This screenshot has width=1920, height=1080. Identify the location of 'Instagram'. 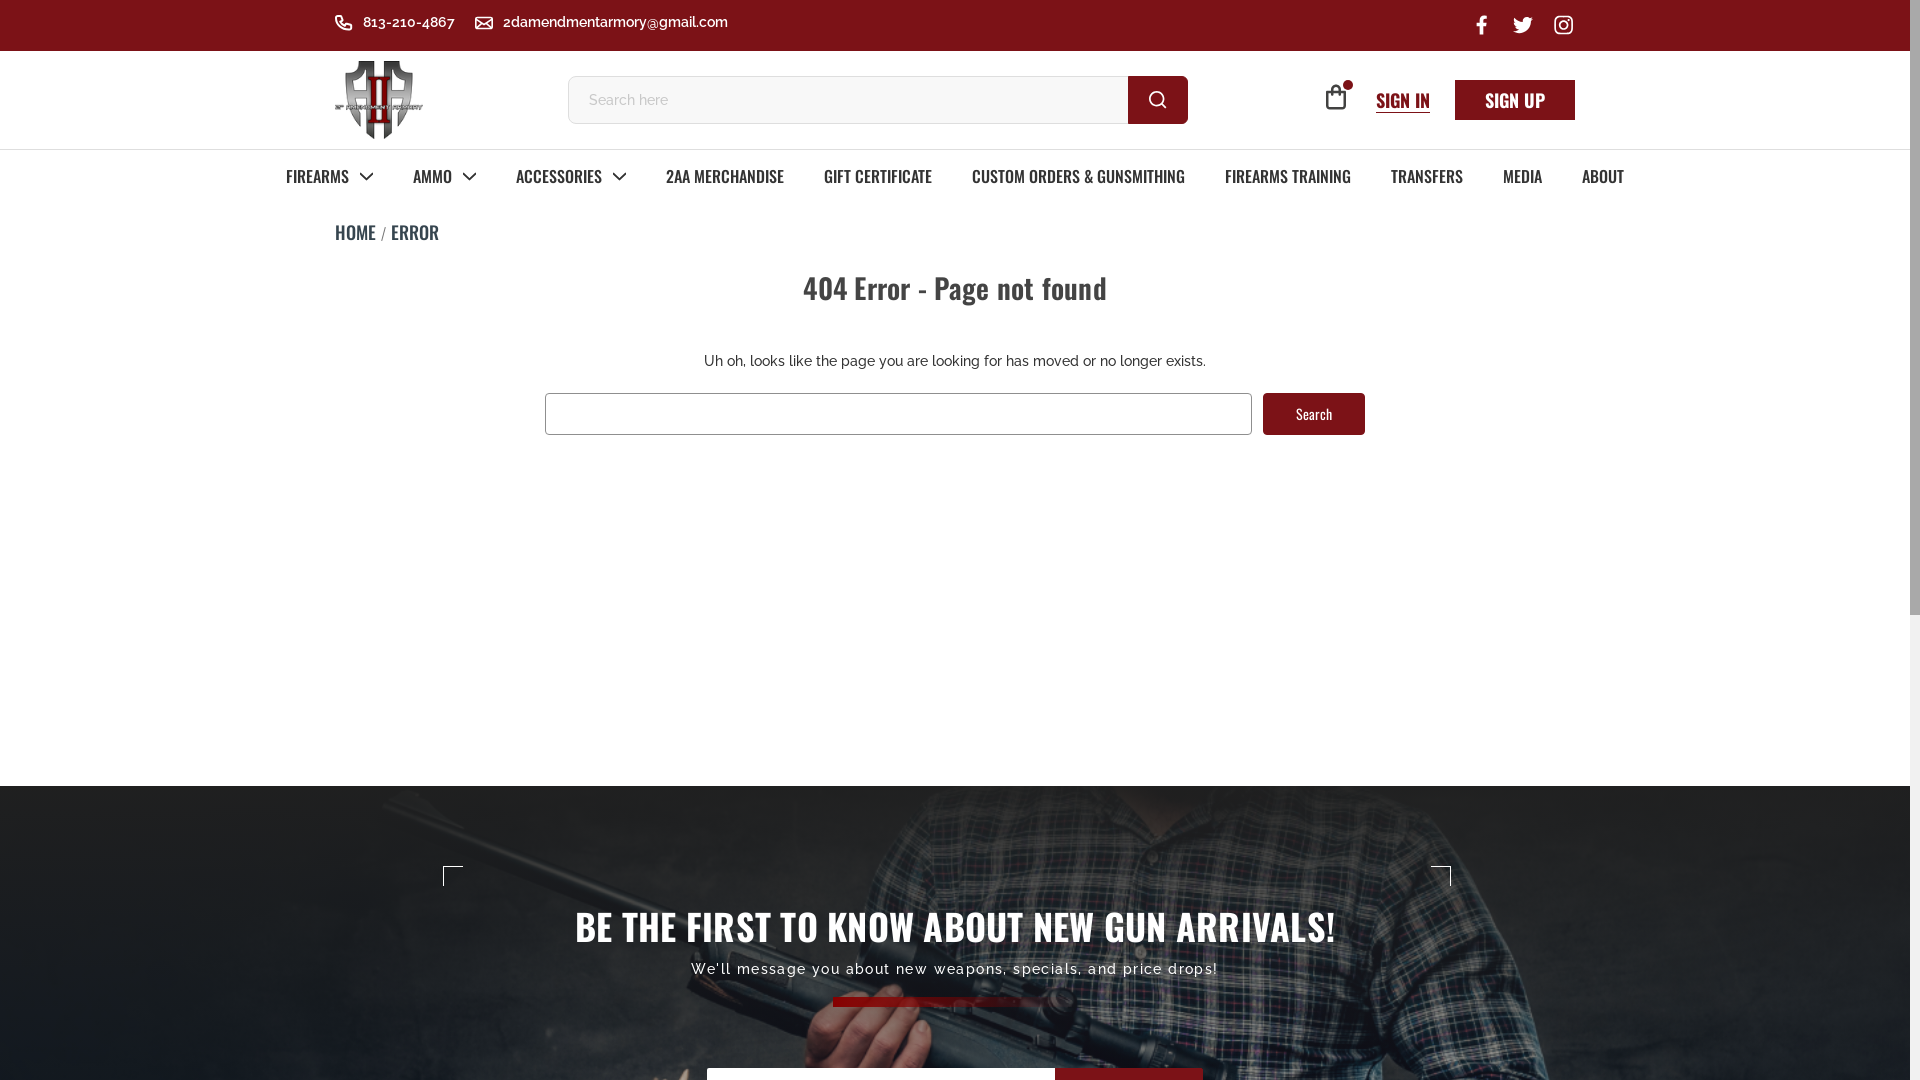
(1553, 24).